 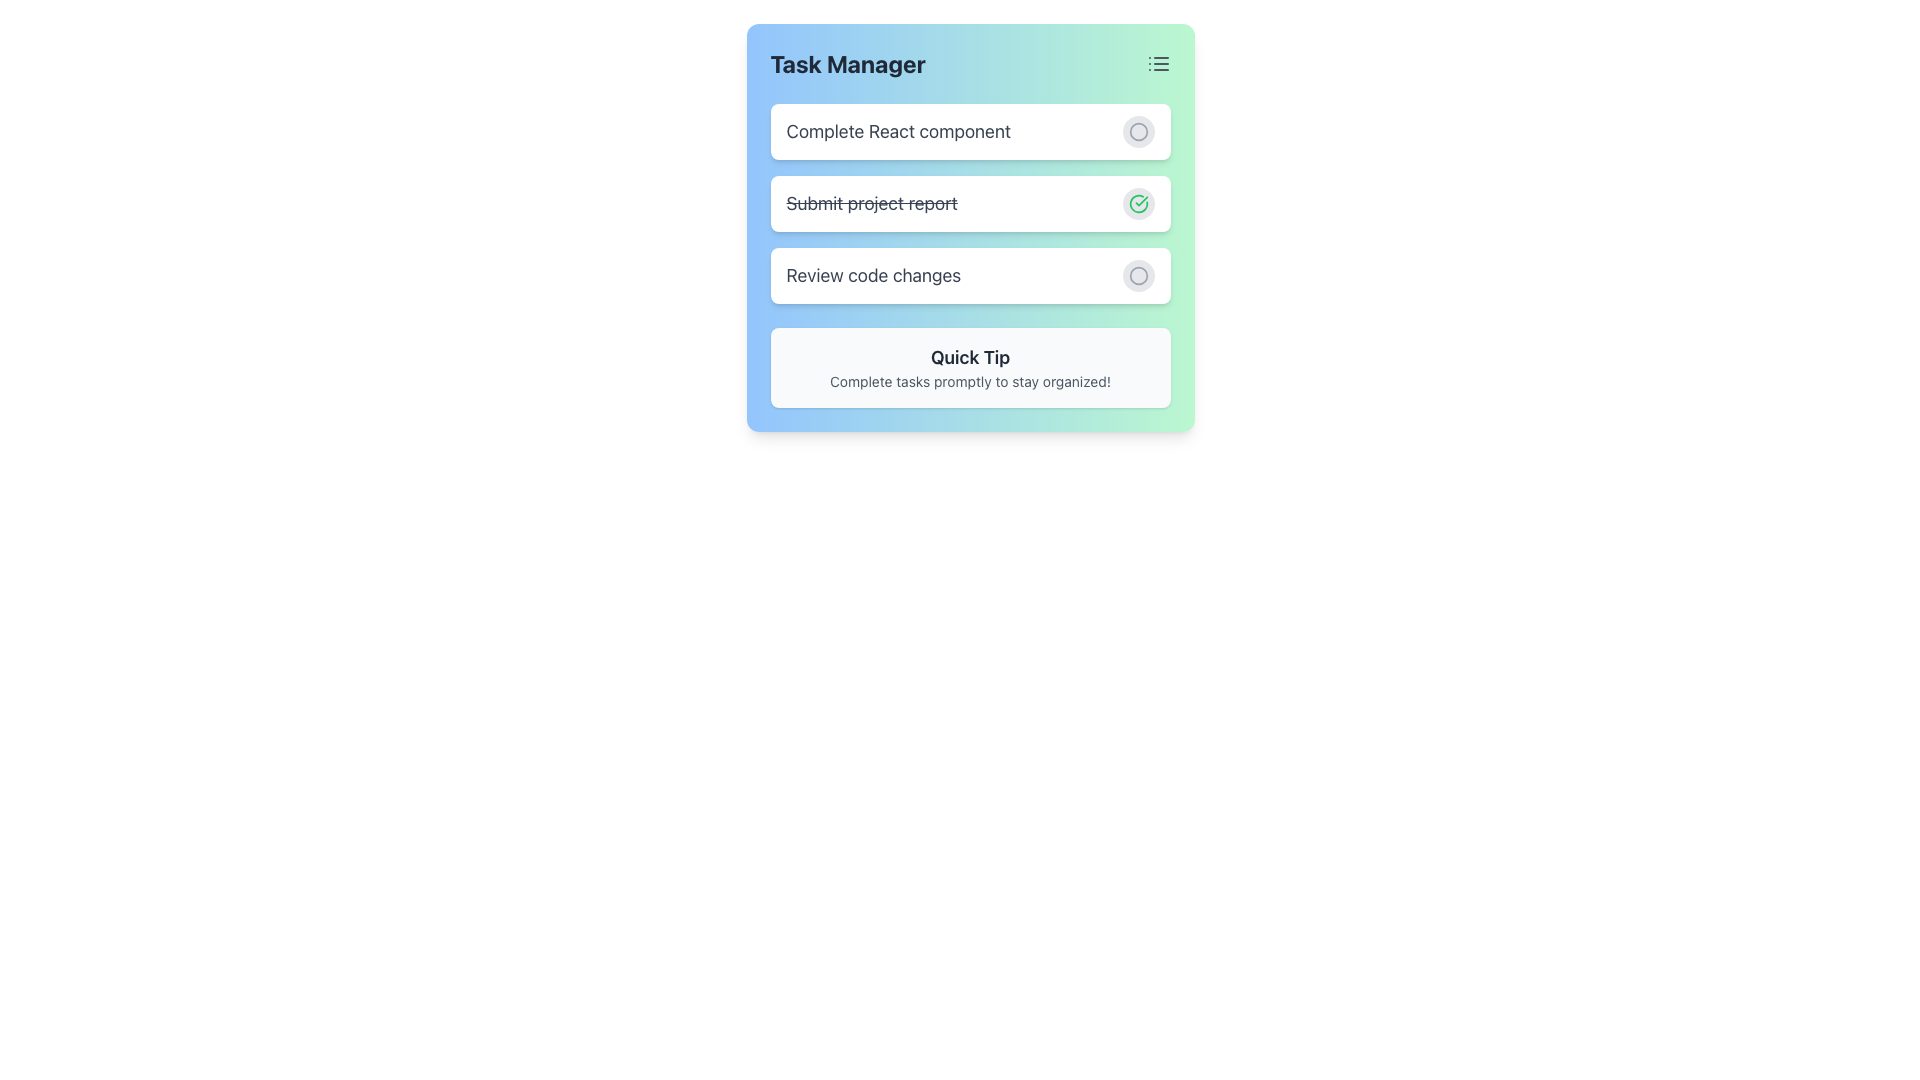 What do you see at coordinates (970, 357) in the screenshot?
I see `the 'Quick Tip' text label` at bounding box center [970, 357].